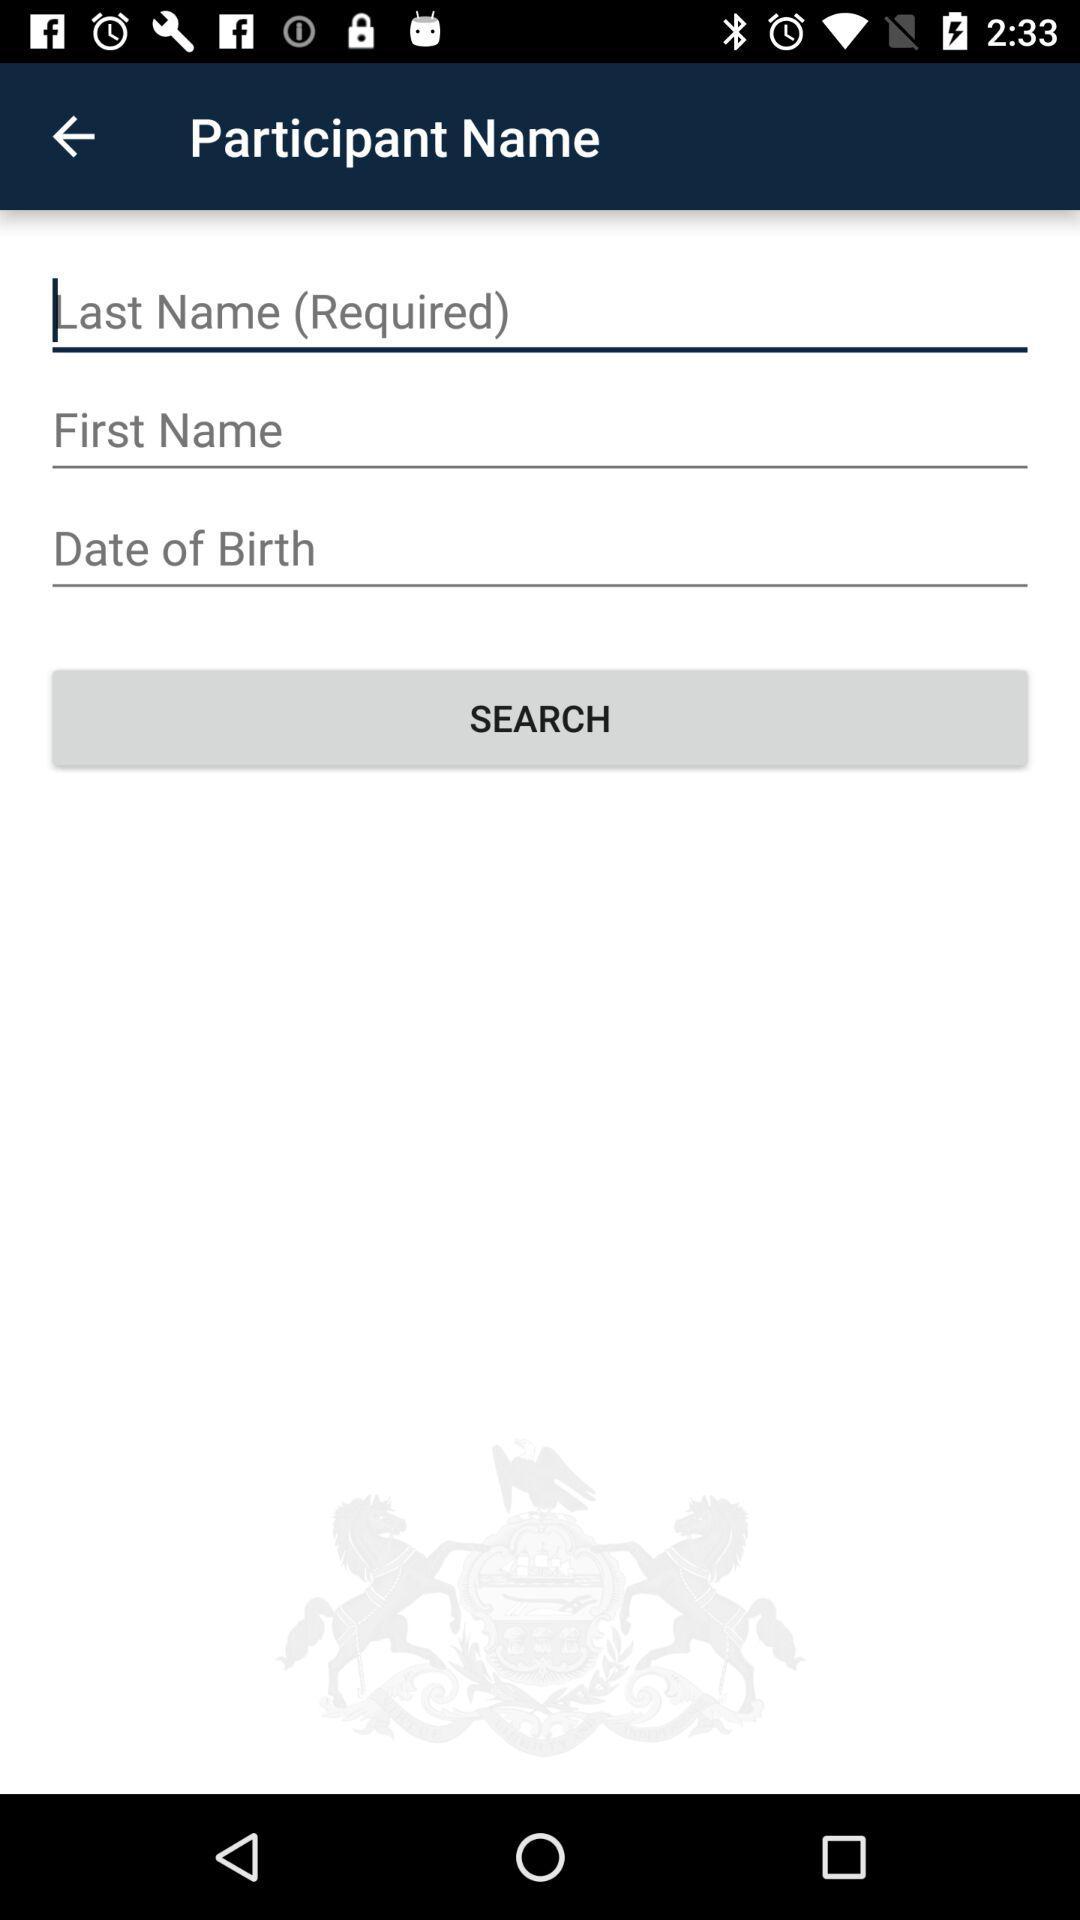  What do you see at coordinates (72, 135) in the screenshot?
I see `the icon at the top left corner` at bounding box center [72, 135].